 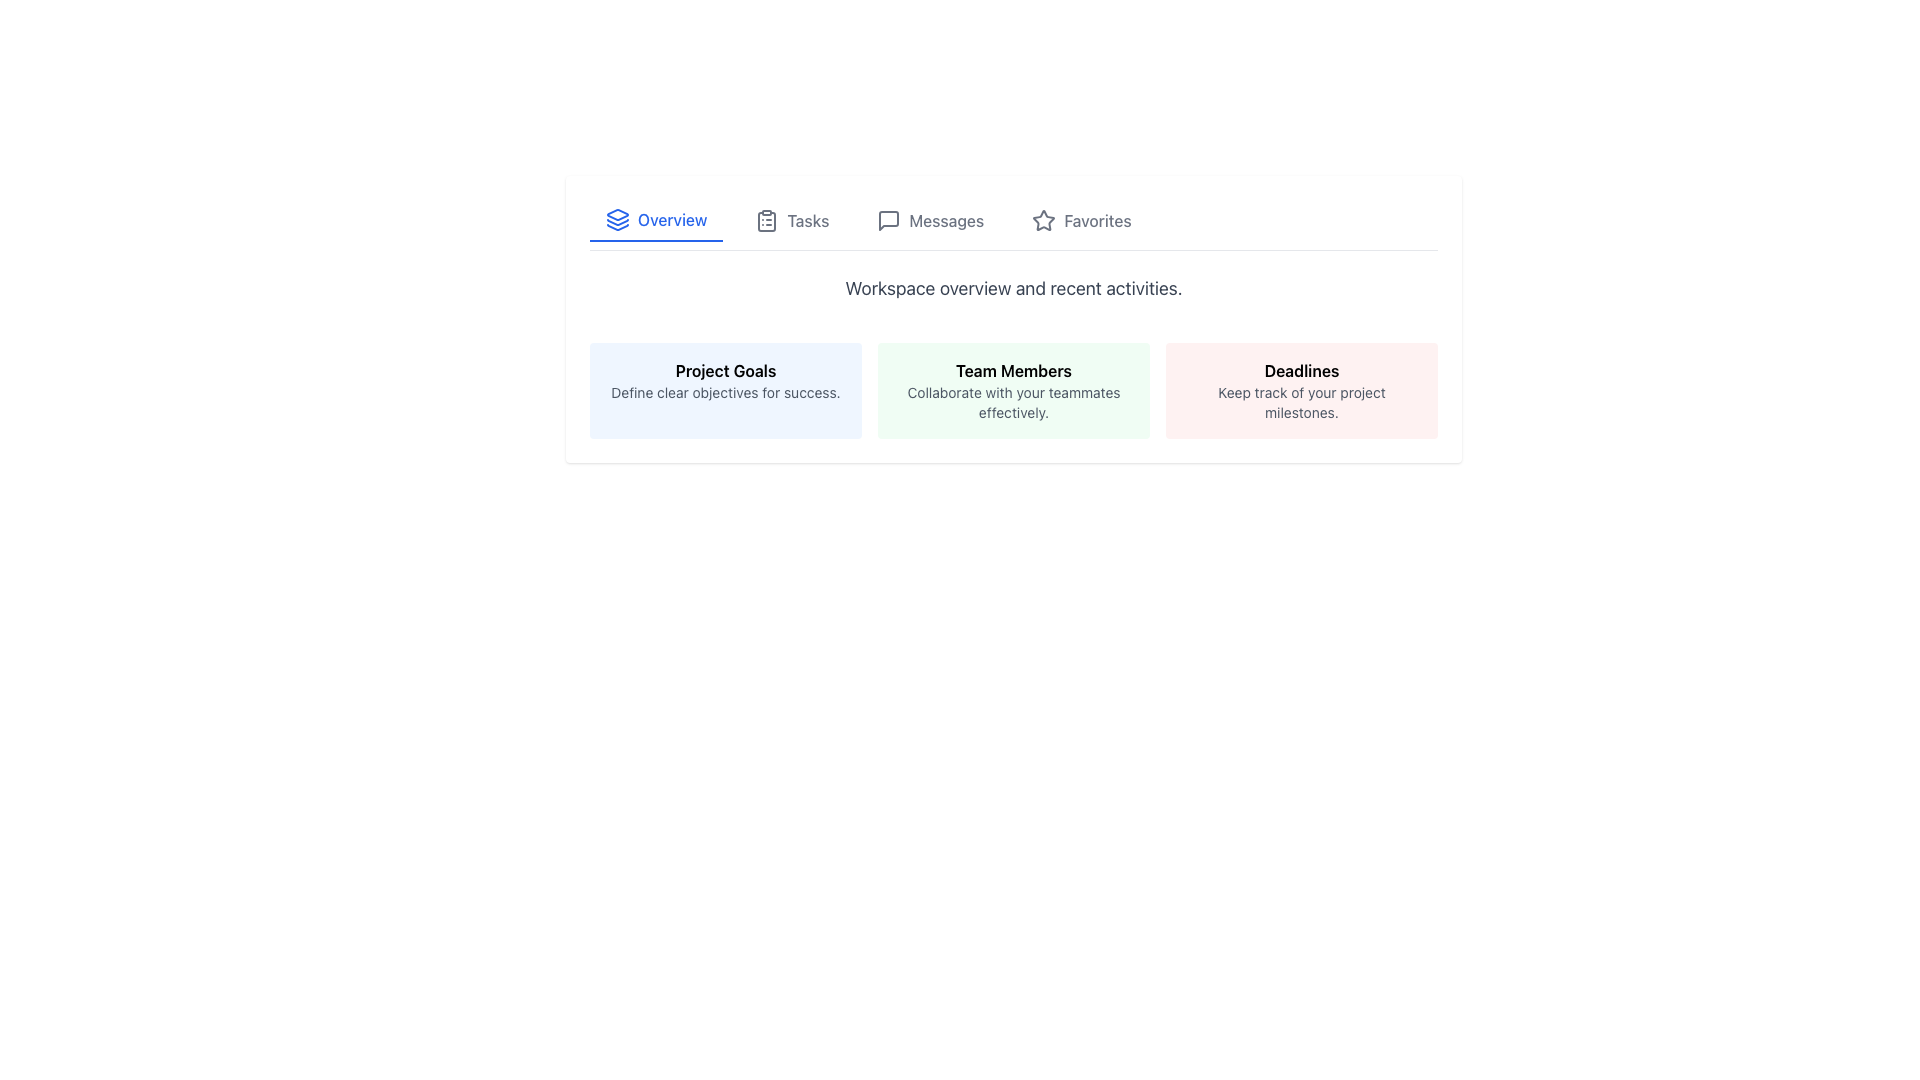 What do you see at coordinates (1301, 402) in the screenshot?
I see `descriptive text located beneath the 'Deadlines' heading on the pink background card, which is the rightmost card in a horizontally aligned row of similar cards` at bounding box center [1301, 402].